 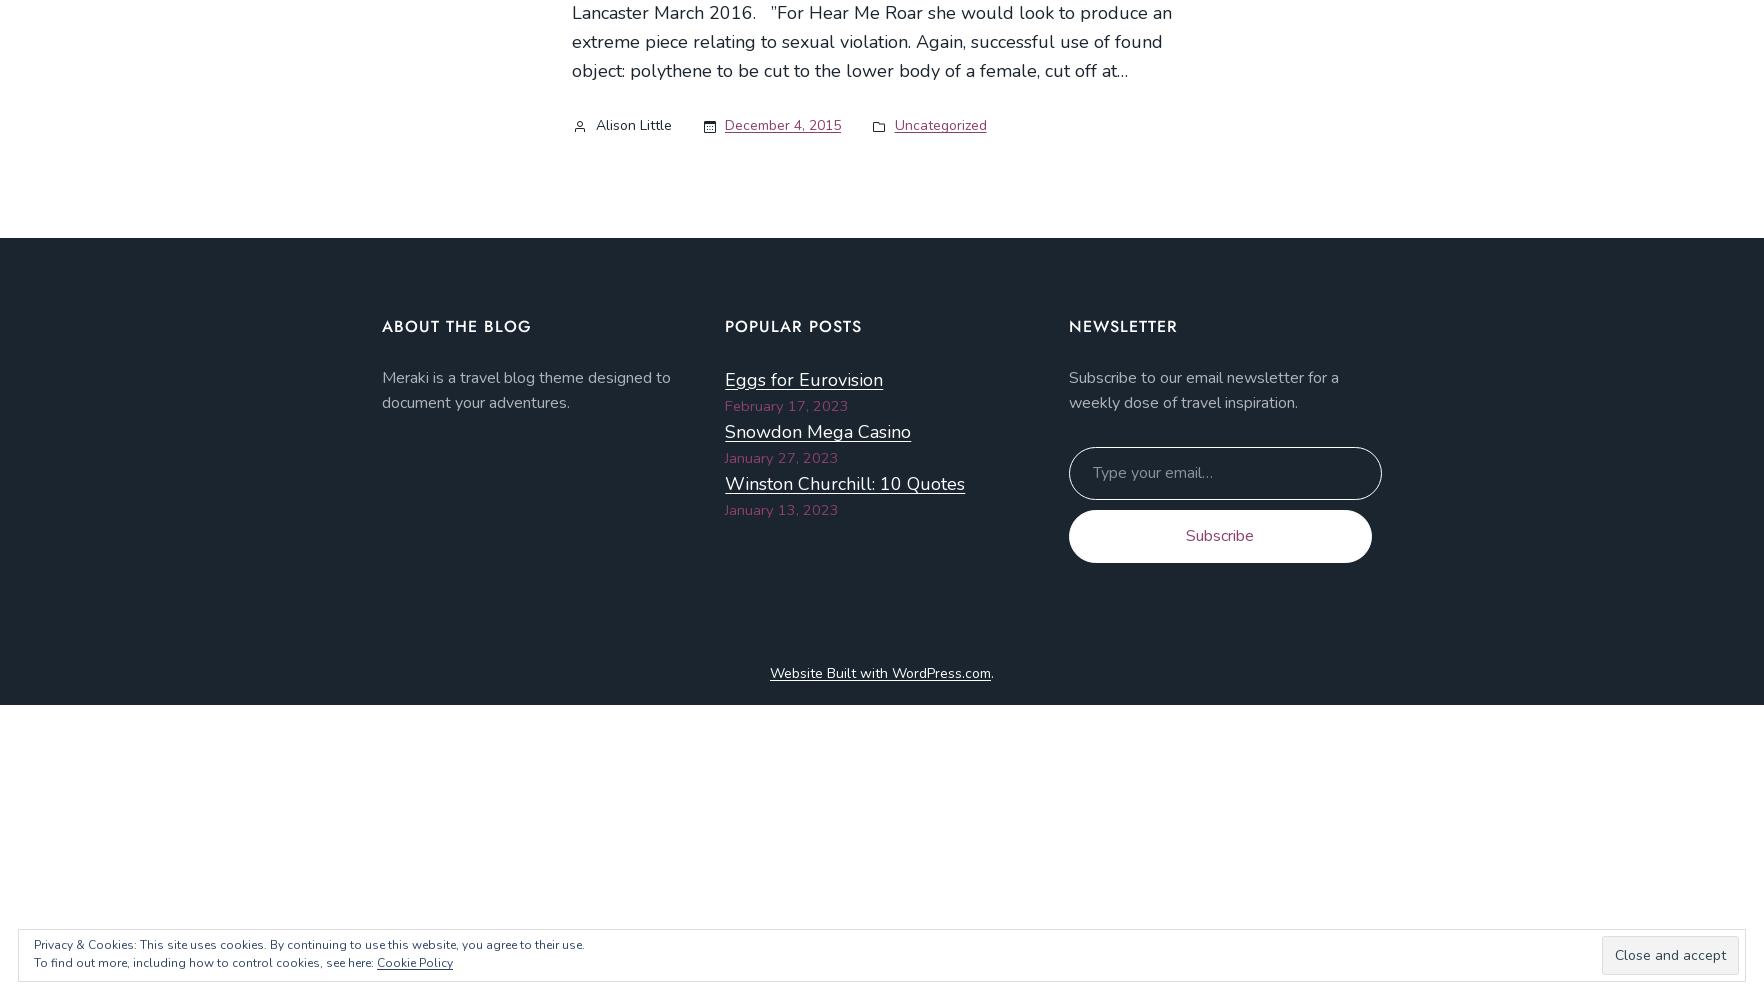 What do you see at coordinates (725, 379) in the screenshot?
I see `'Eggs for Eurovision'` at bounding box center [725, 379].